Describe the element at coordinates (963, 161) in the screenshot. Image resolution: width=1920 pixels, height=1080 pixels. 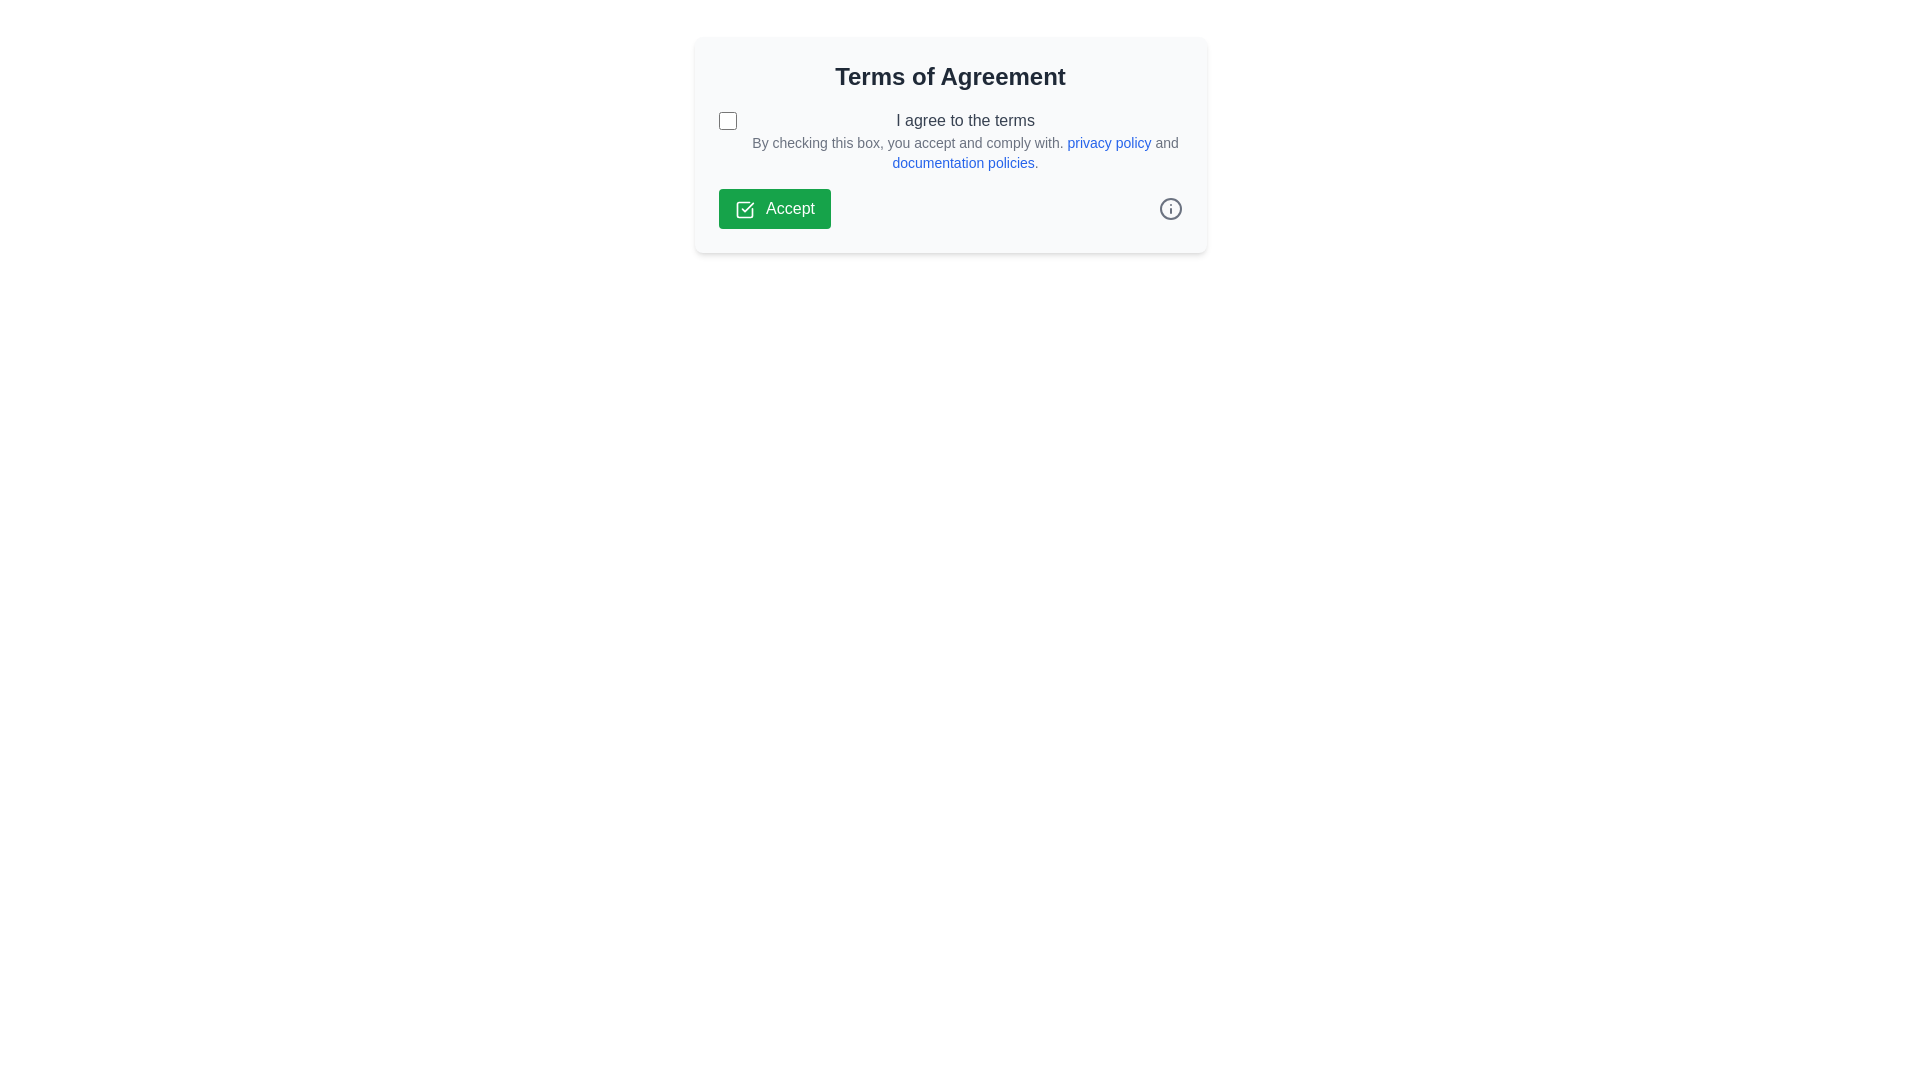
I see `the second hyperlink in the 'Terms of Agreement' section` at that location.